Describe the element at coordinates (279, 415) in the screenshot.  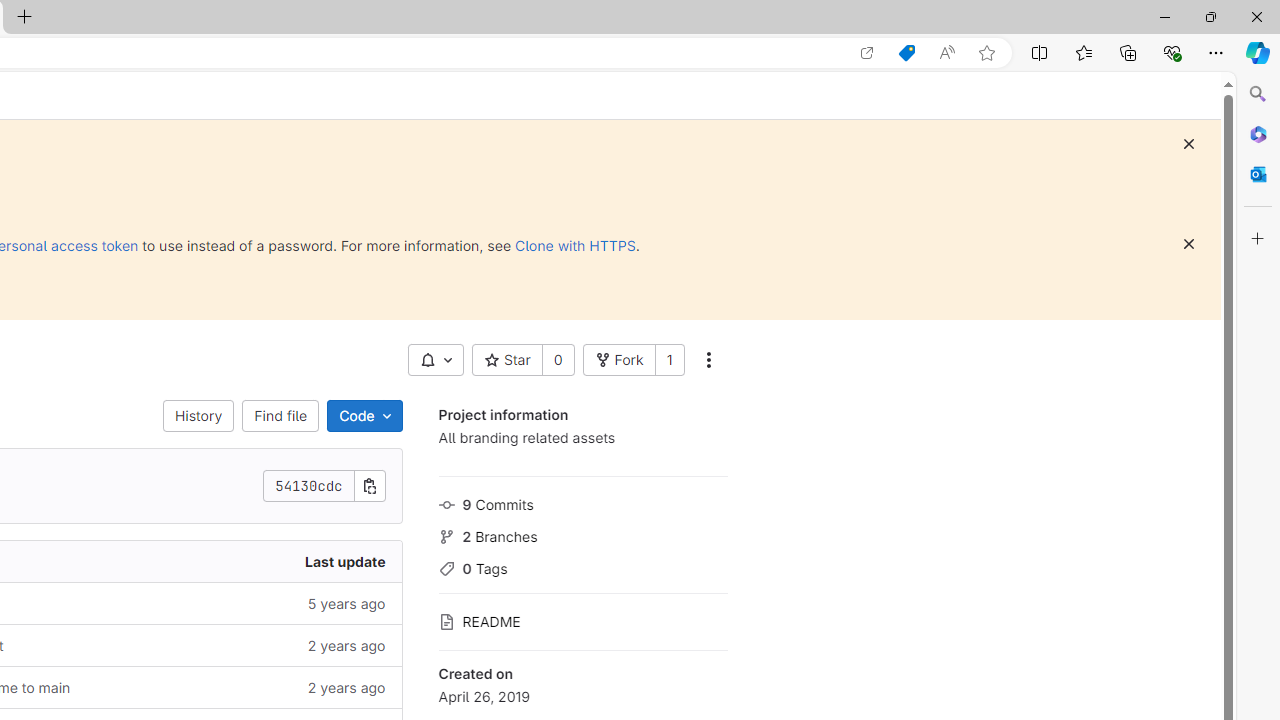
I see `'Find file'` at that location.